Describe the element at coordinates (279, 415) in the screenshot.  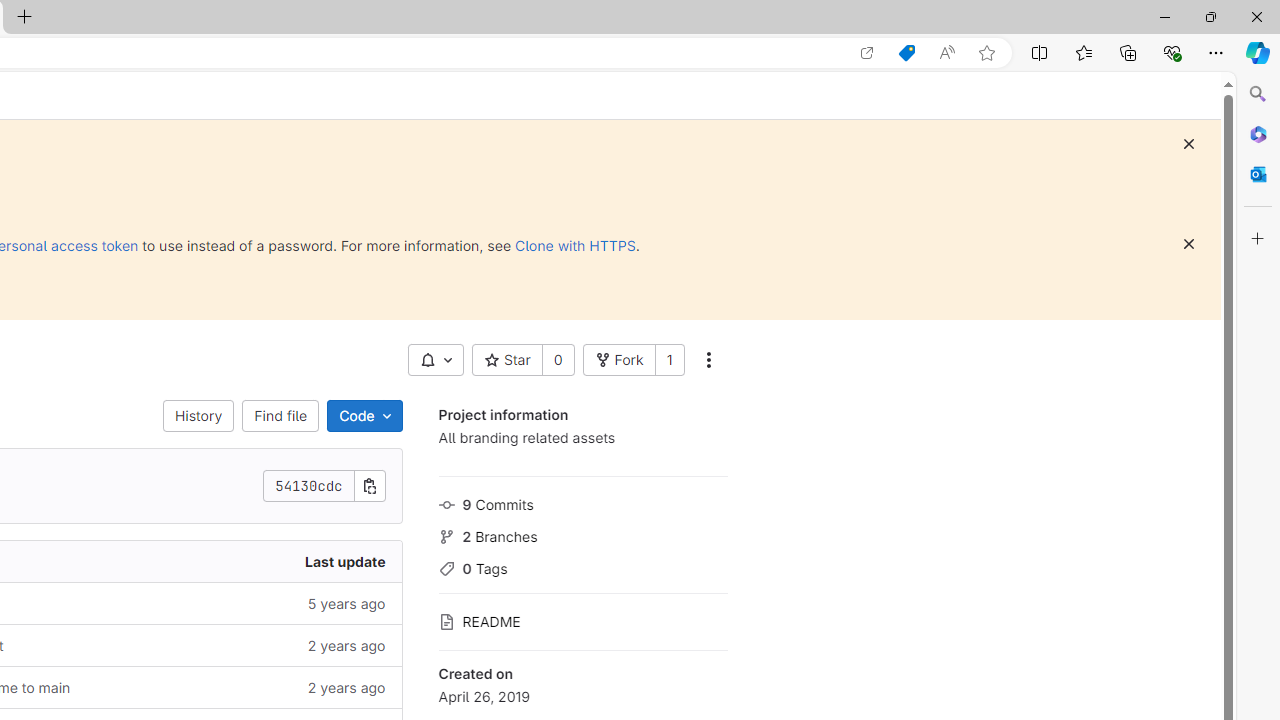
I see `'Find file'` at that location.